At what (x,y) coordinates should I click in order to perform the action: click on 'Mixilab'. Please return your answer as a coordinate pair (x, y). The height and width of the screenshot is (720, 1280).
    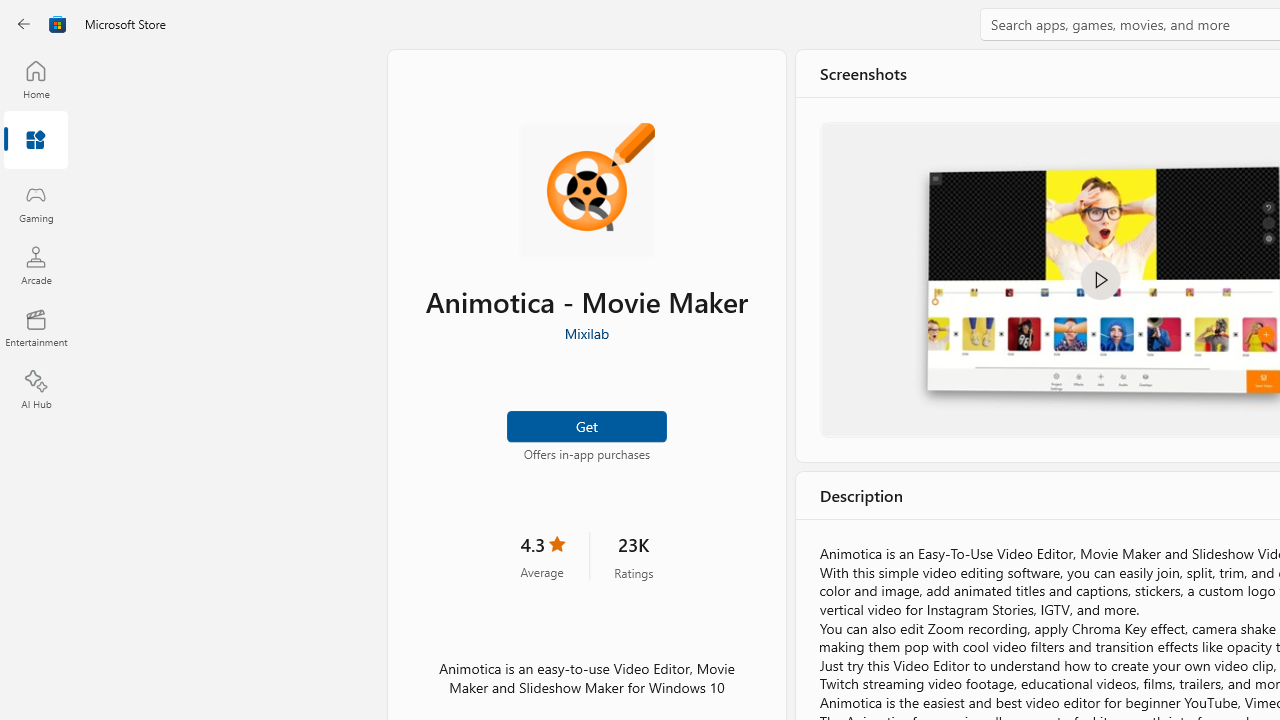
    Looking at the image, I should click on (585, 332).